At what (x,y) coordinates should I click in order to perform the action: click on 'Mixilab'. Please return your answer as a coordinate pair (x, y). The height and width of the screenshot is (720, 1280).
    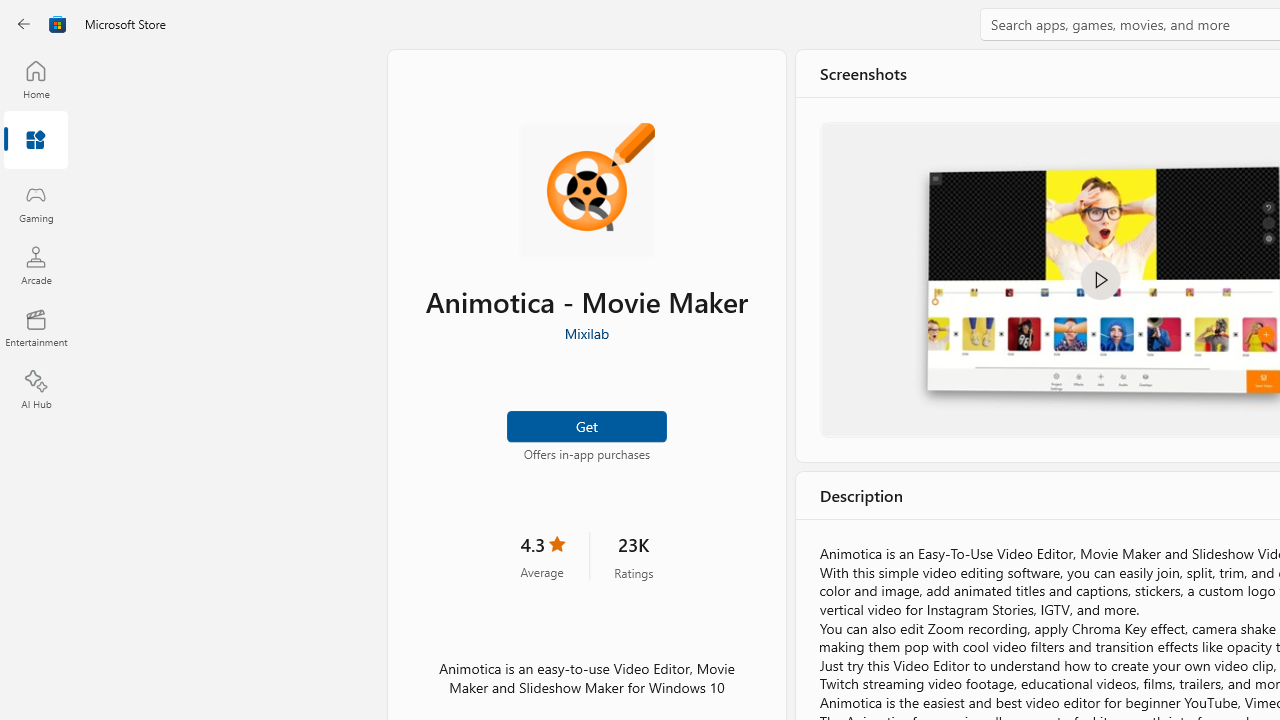
    Looking at the image, I should click on (585, 332).